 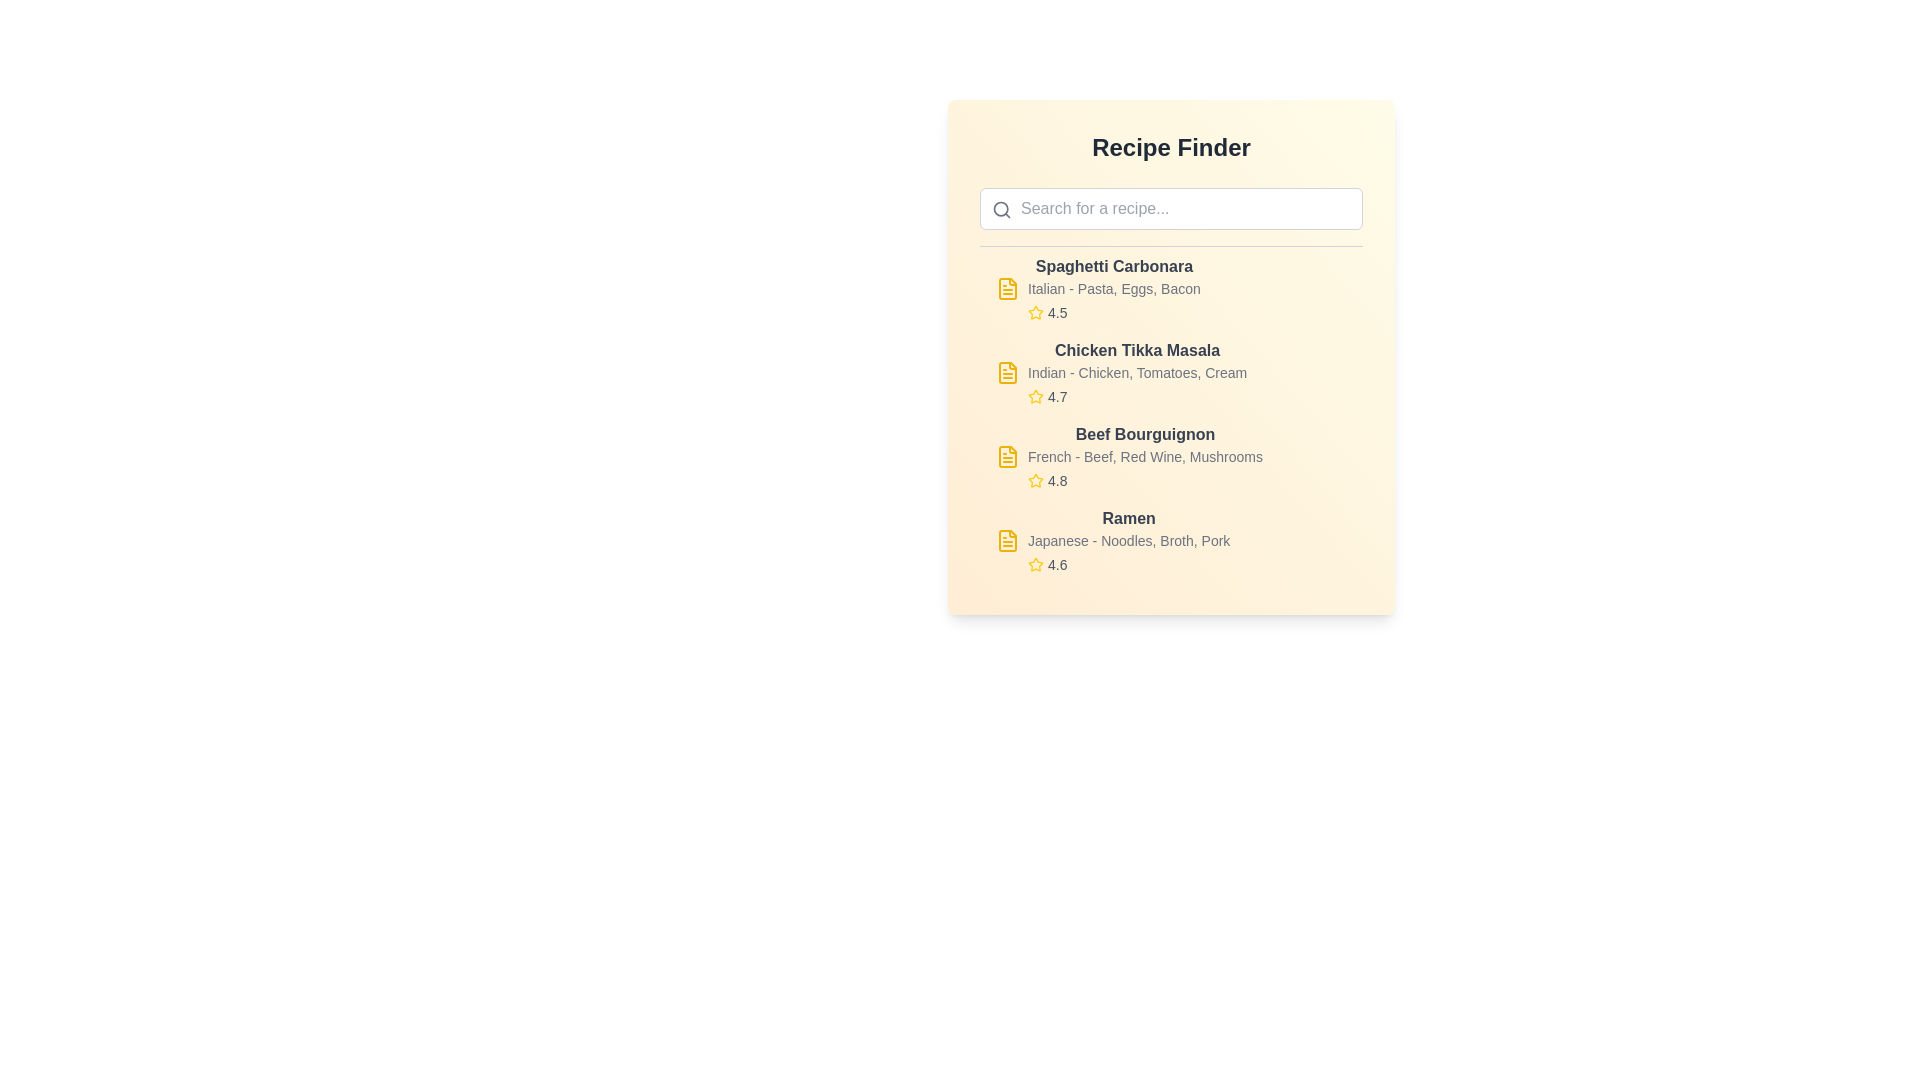 What do you see at coordinates (1036, 312) in the screenshot?
I see `the star SVG icon indicating a rating value located to the left of the text '4.5' at the top of the first item in a vertical list` at bounding box center [1036, 312].